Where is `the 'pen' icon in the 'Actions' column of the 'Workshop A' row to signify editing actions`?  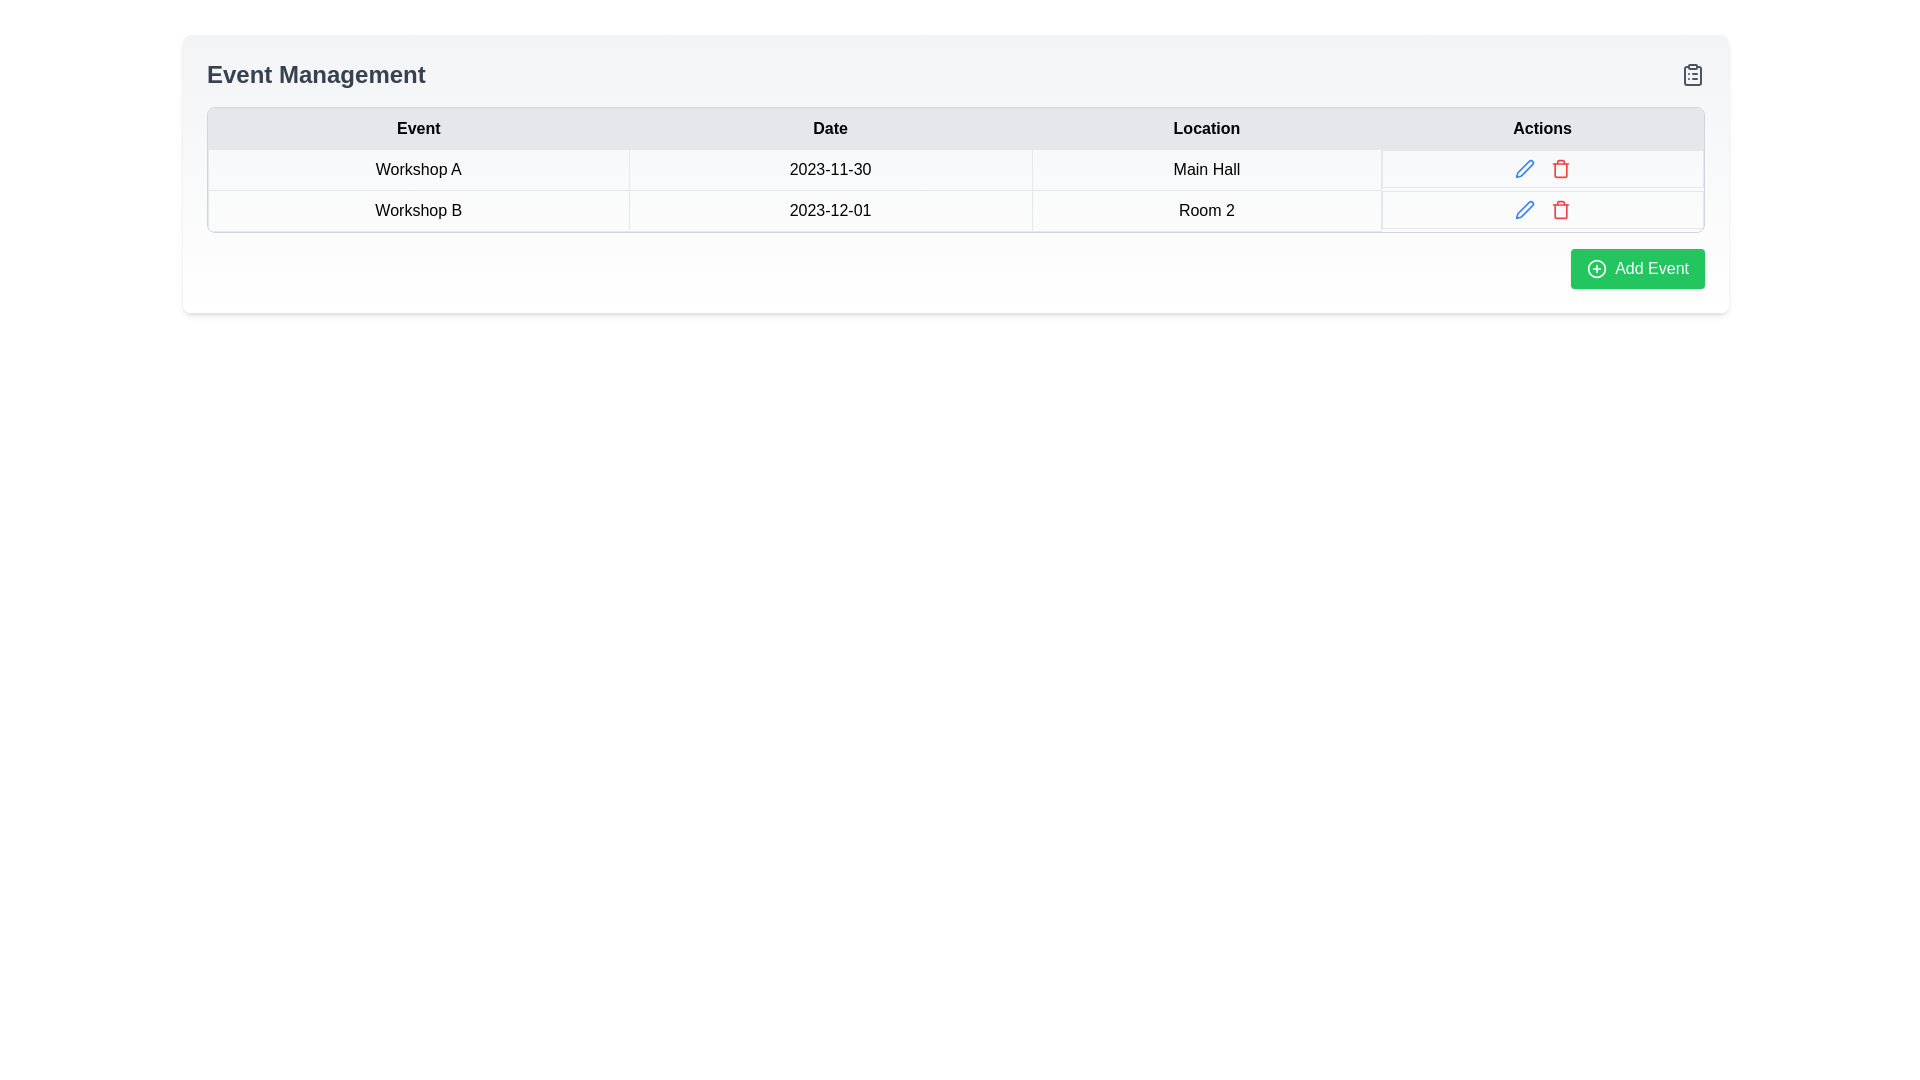
the 'pen' icon in the 'Actions' column of the 'Workshop A' row to signify editing actions is located at coordinates (1523, 209).